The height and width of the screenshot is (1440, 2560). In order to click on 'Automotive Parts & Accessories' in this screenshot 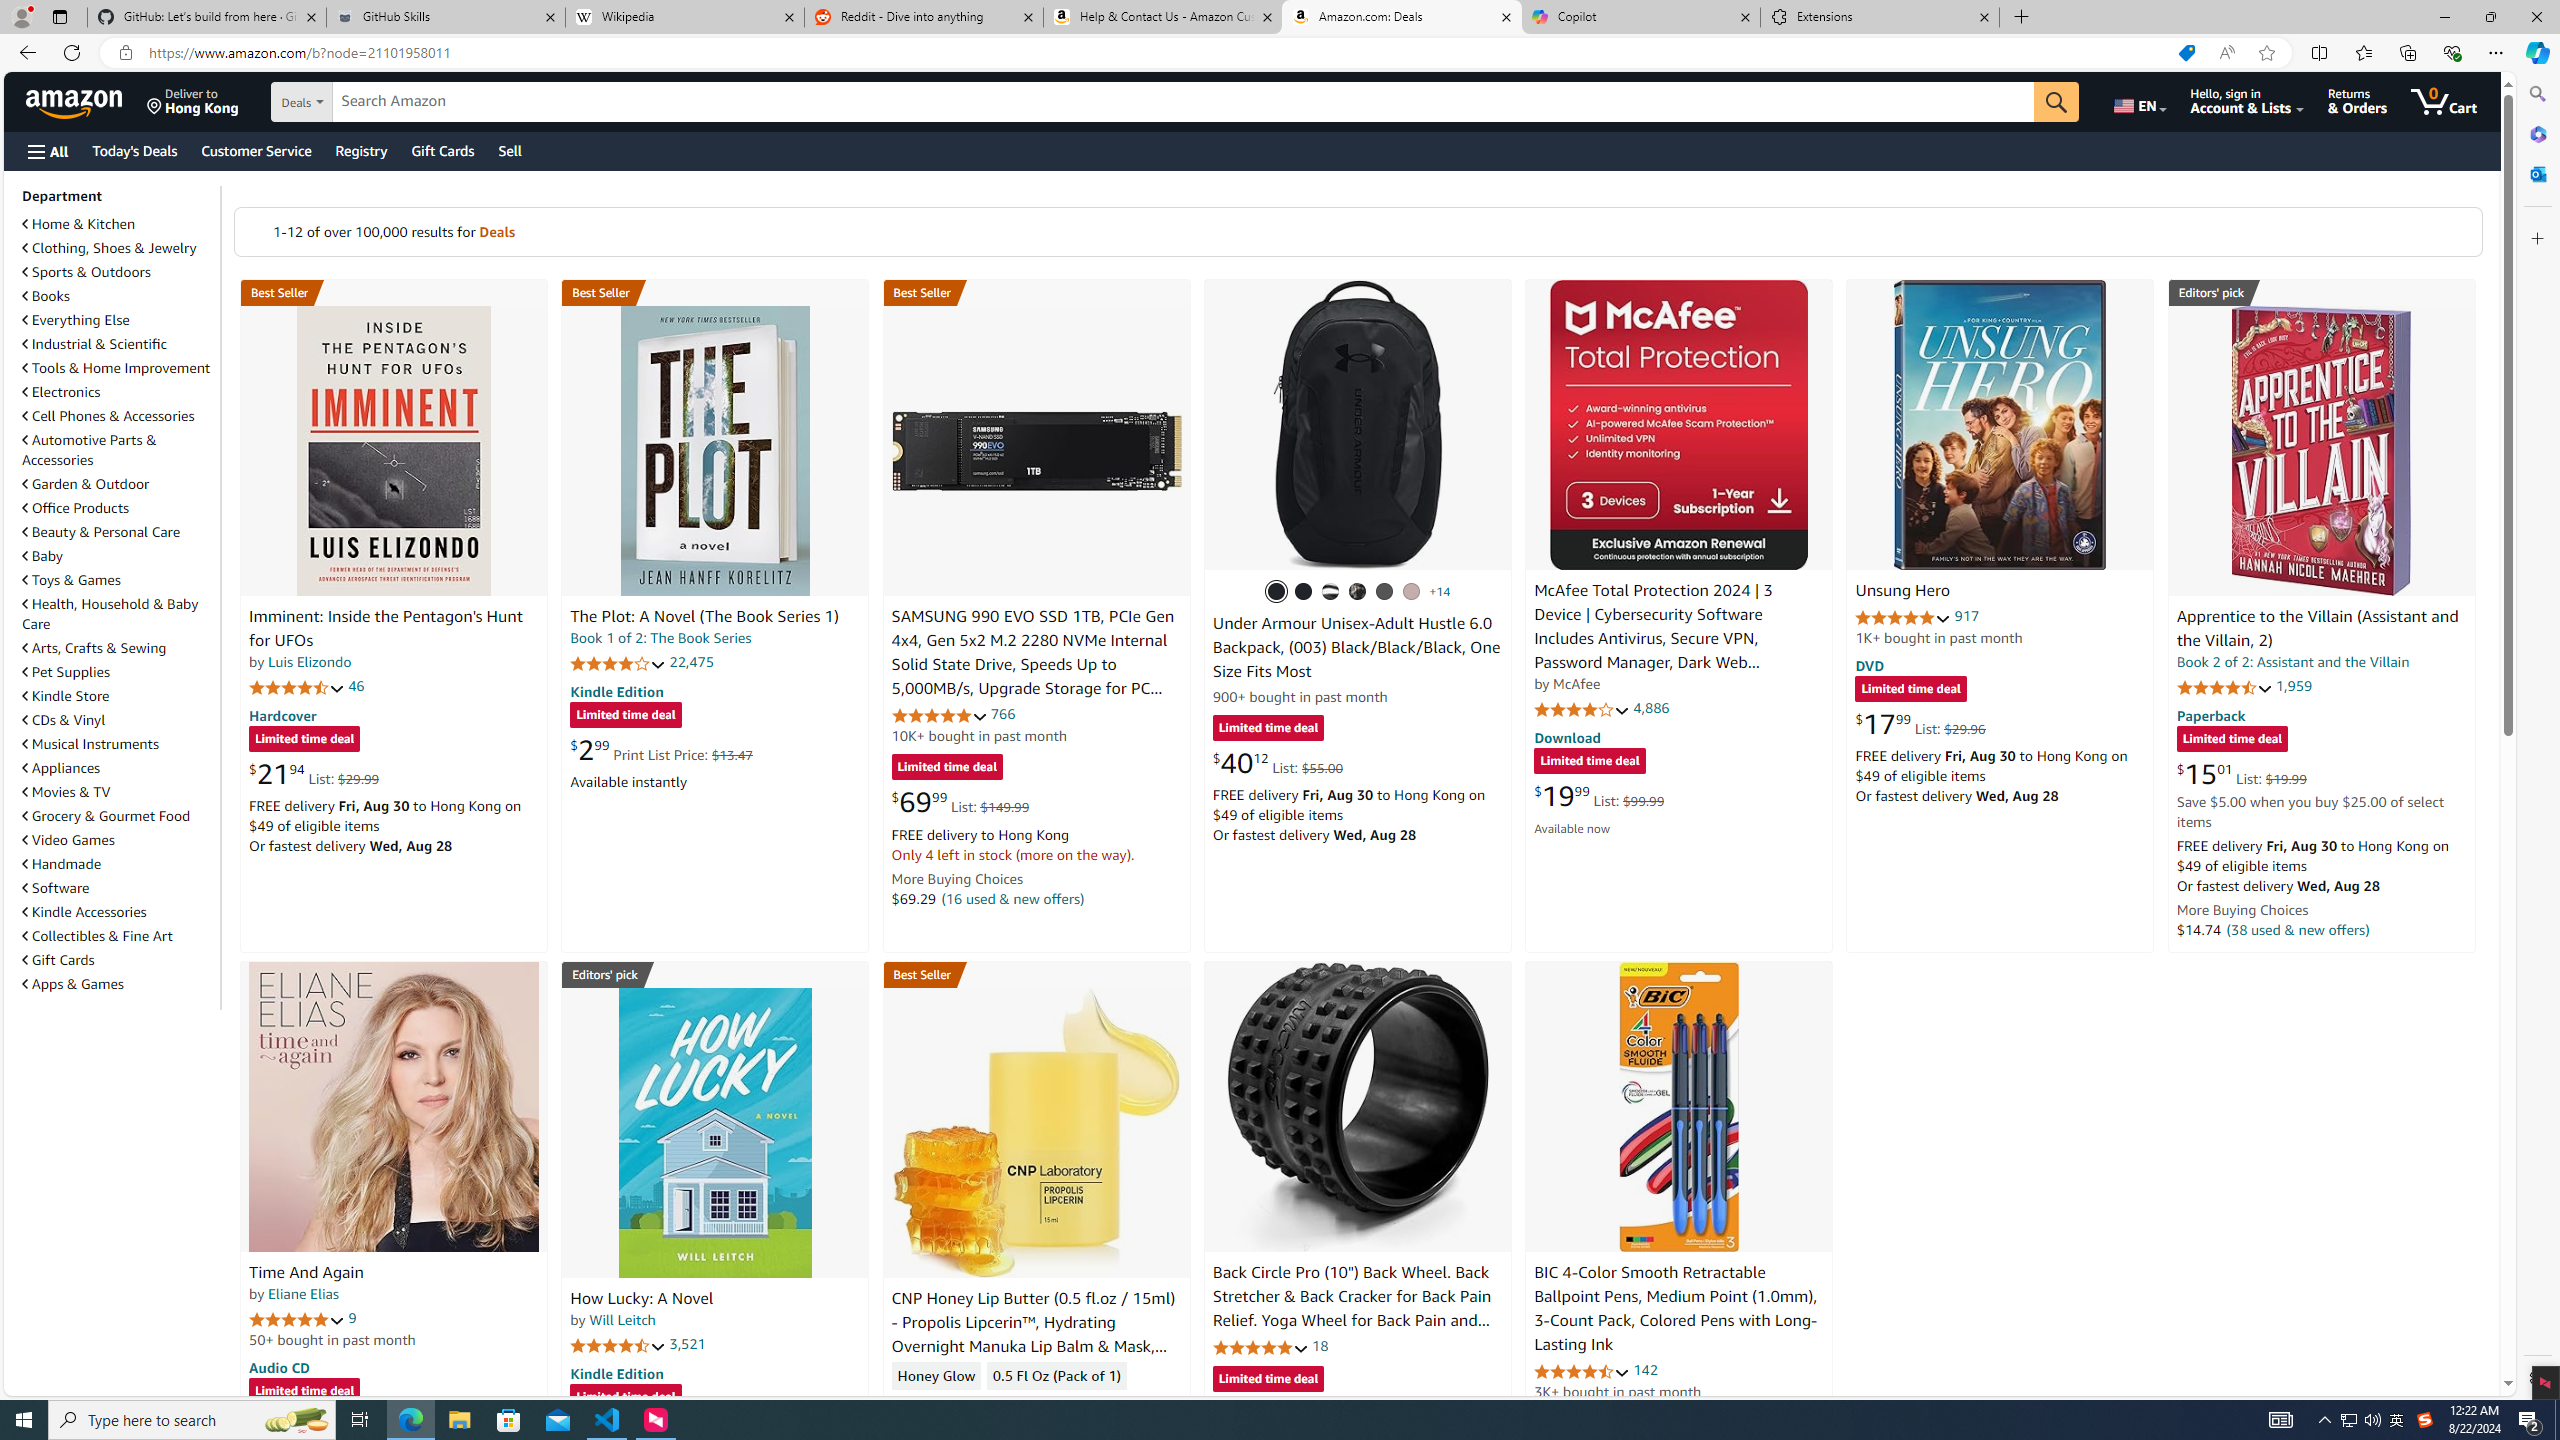, I will do `click(118, 449)`.